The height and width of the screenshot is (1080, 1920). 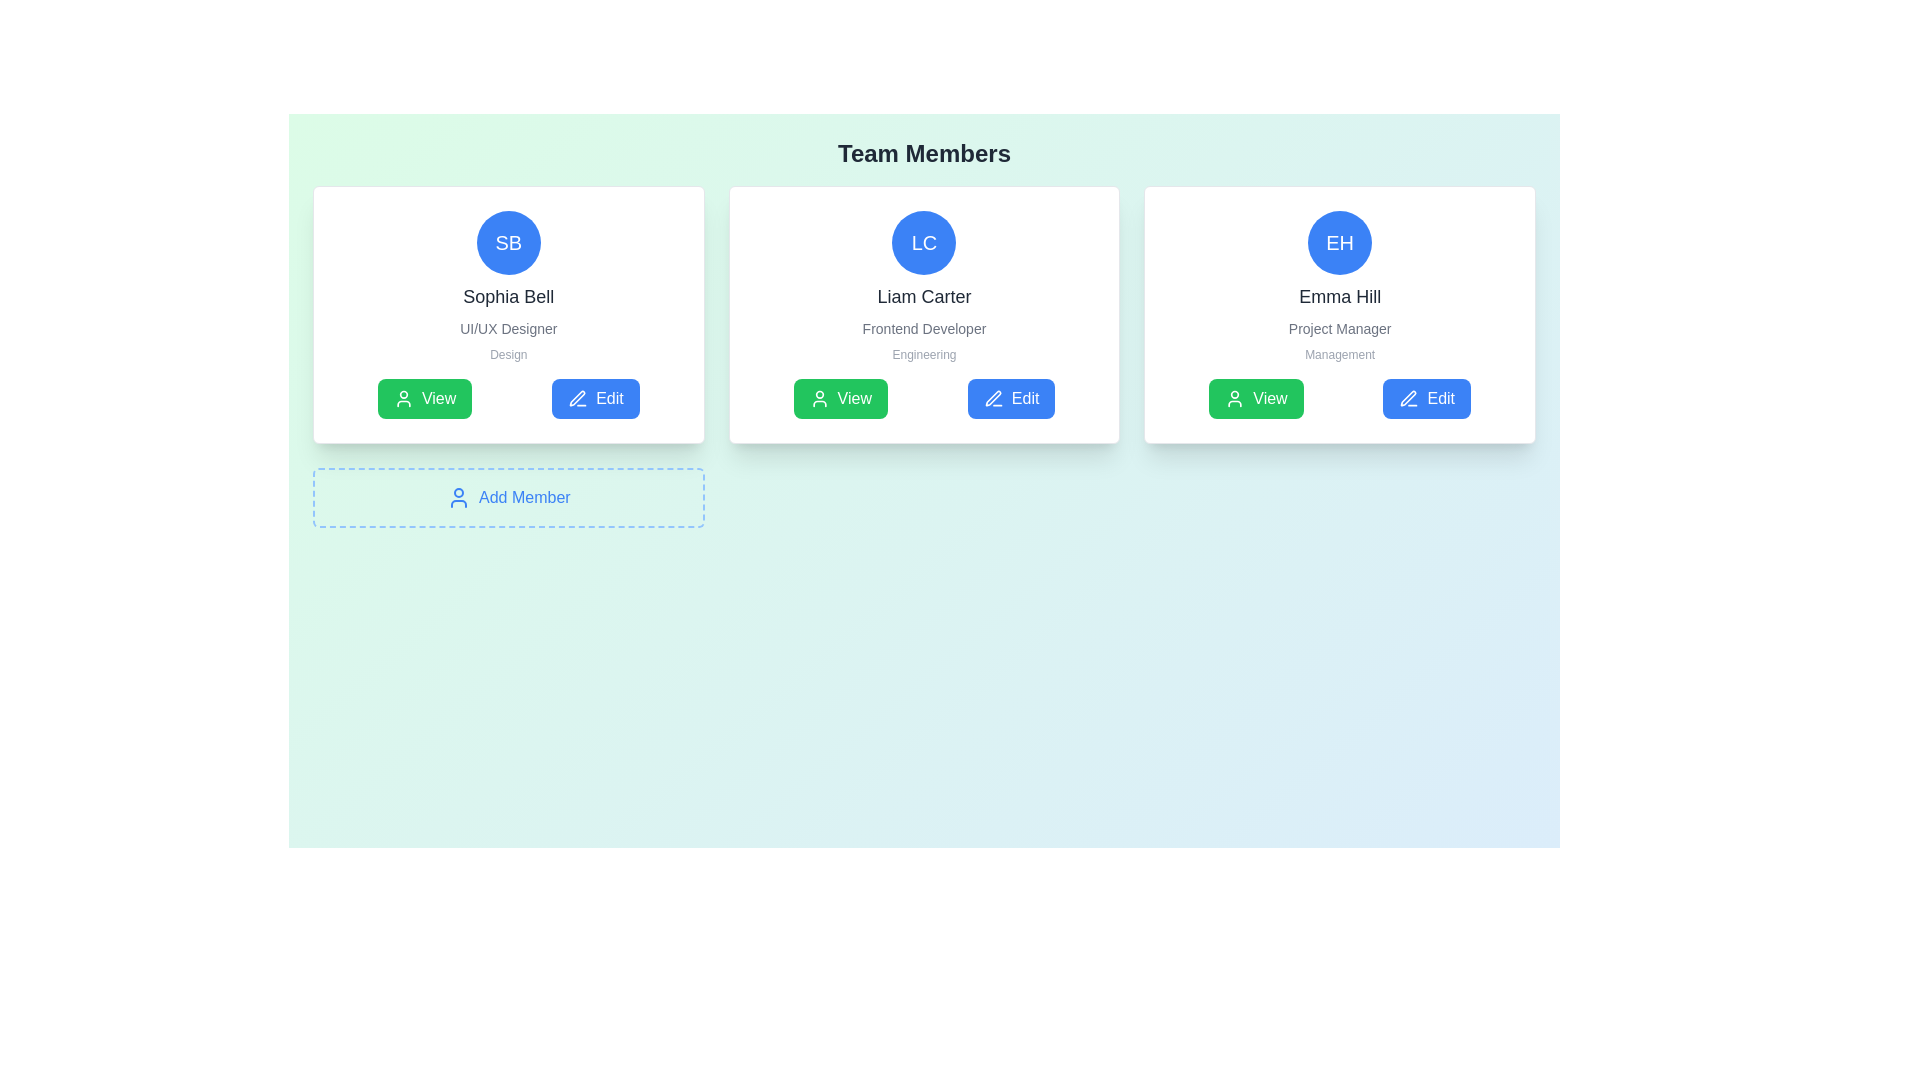 What do you see at coordinates (577, 398) in the screenshot?
I see `the pen-shaped icon with a blue background located within the 'Edit' button under the 'Sophia Bell' card in the 'Team Members' section` at bounding box center [577, 398].